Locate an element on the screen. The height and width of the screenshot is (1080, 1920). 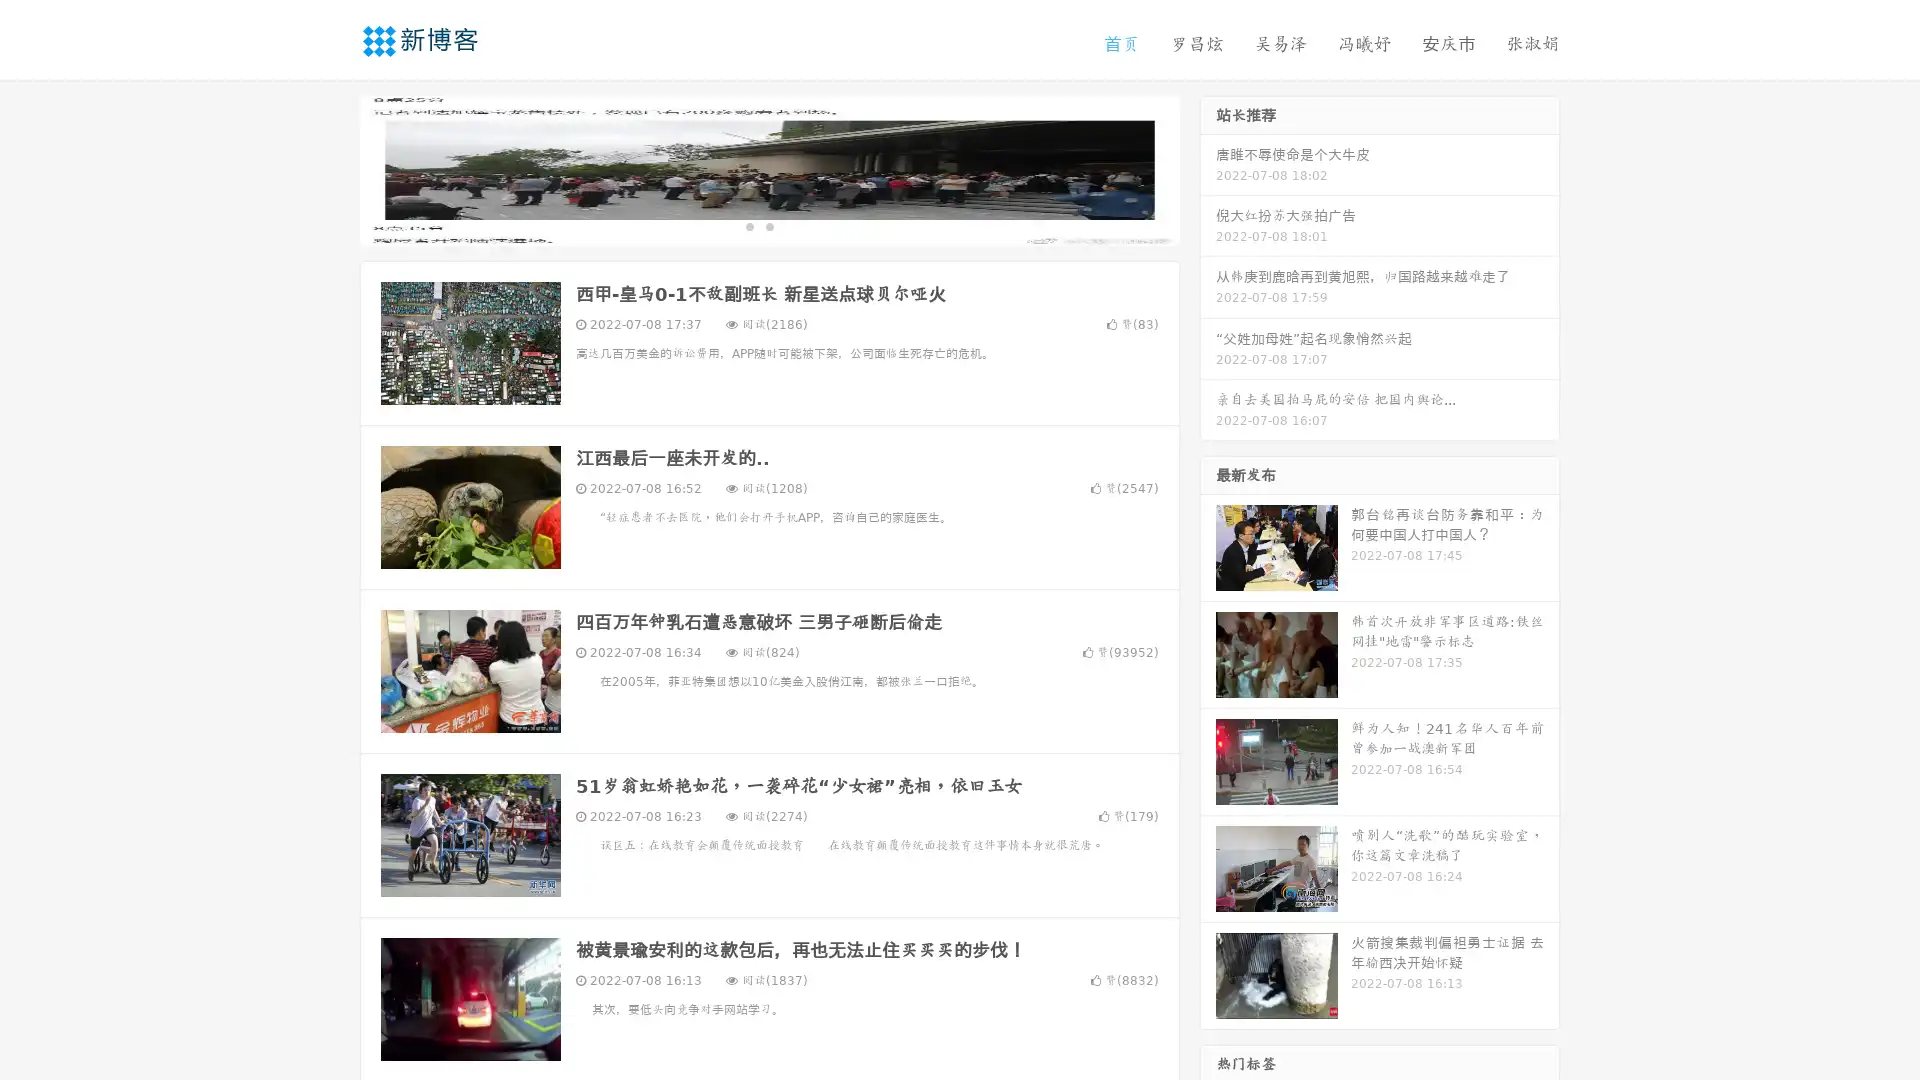
Previous slide is located at coordinates (330, 168).